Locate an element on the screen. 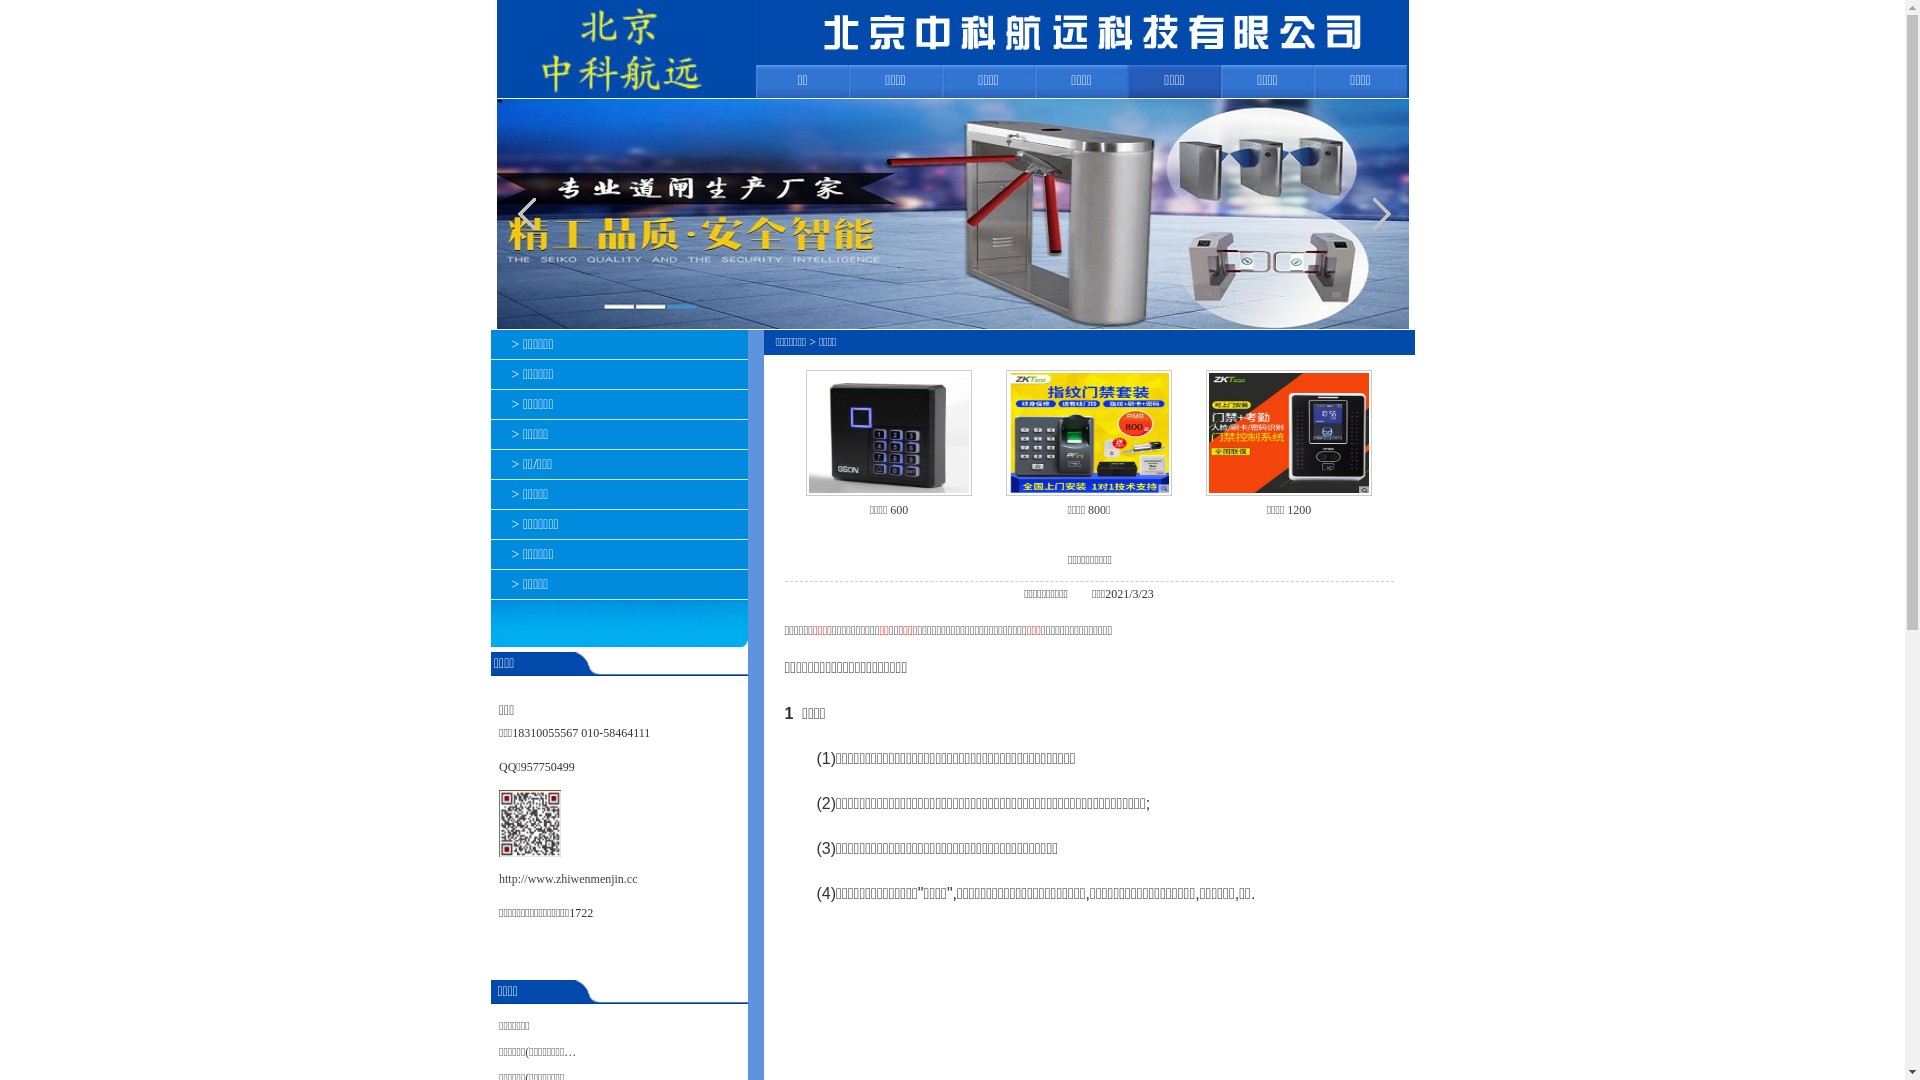 The height and width of the screenshot is (1080, 1920). 'http://www.zhiwenmenjin.cc' is located at coordinates (567, 878).